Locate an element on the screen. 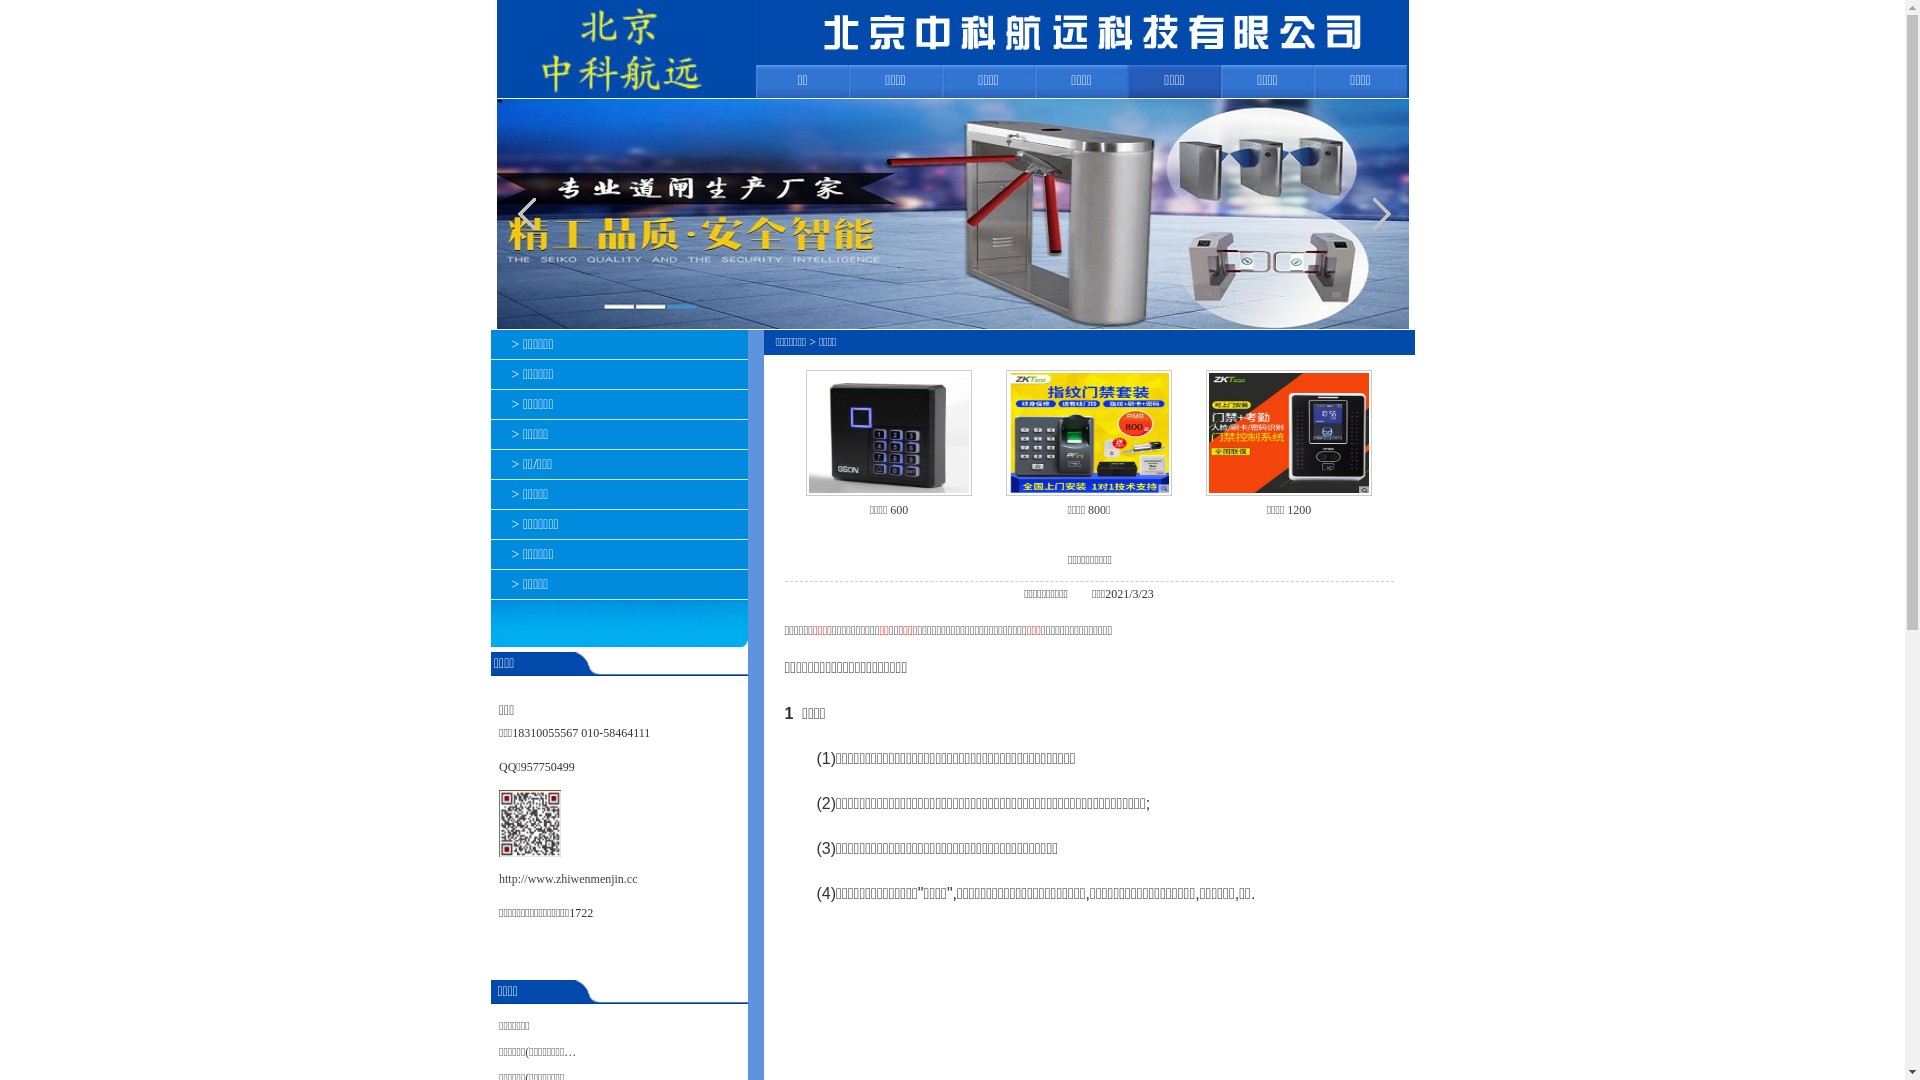 The height and width of the screenshot is (1080, 1920). 'http://www.zhiwenmenjin.cc' is located at coordinates (567, 878).